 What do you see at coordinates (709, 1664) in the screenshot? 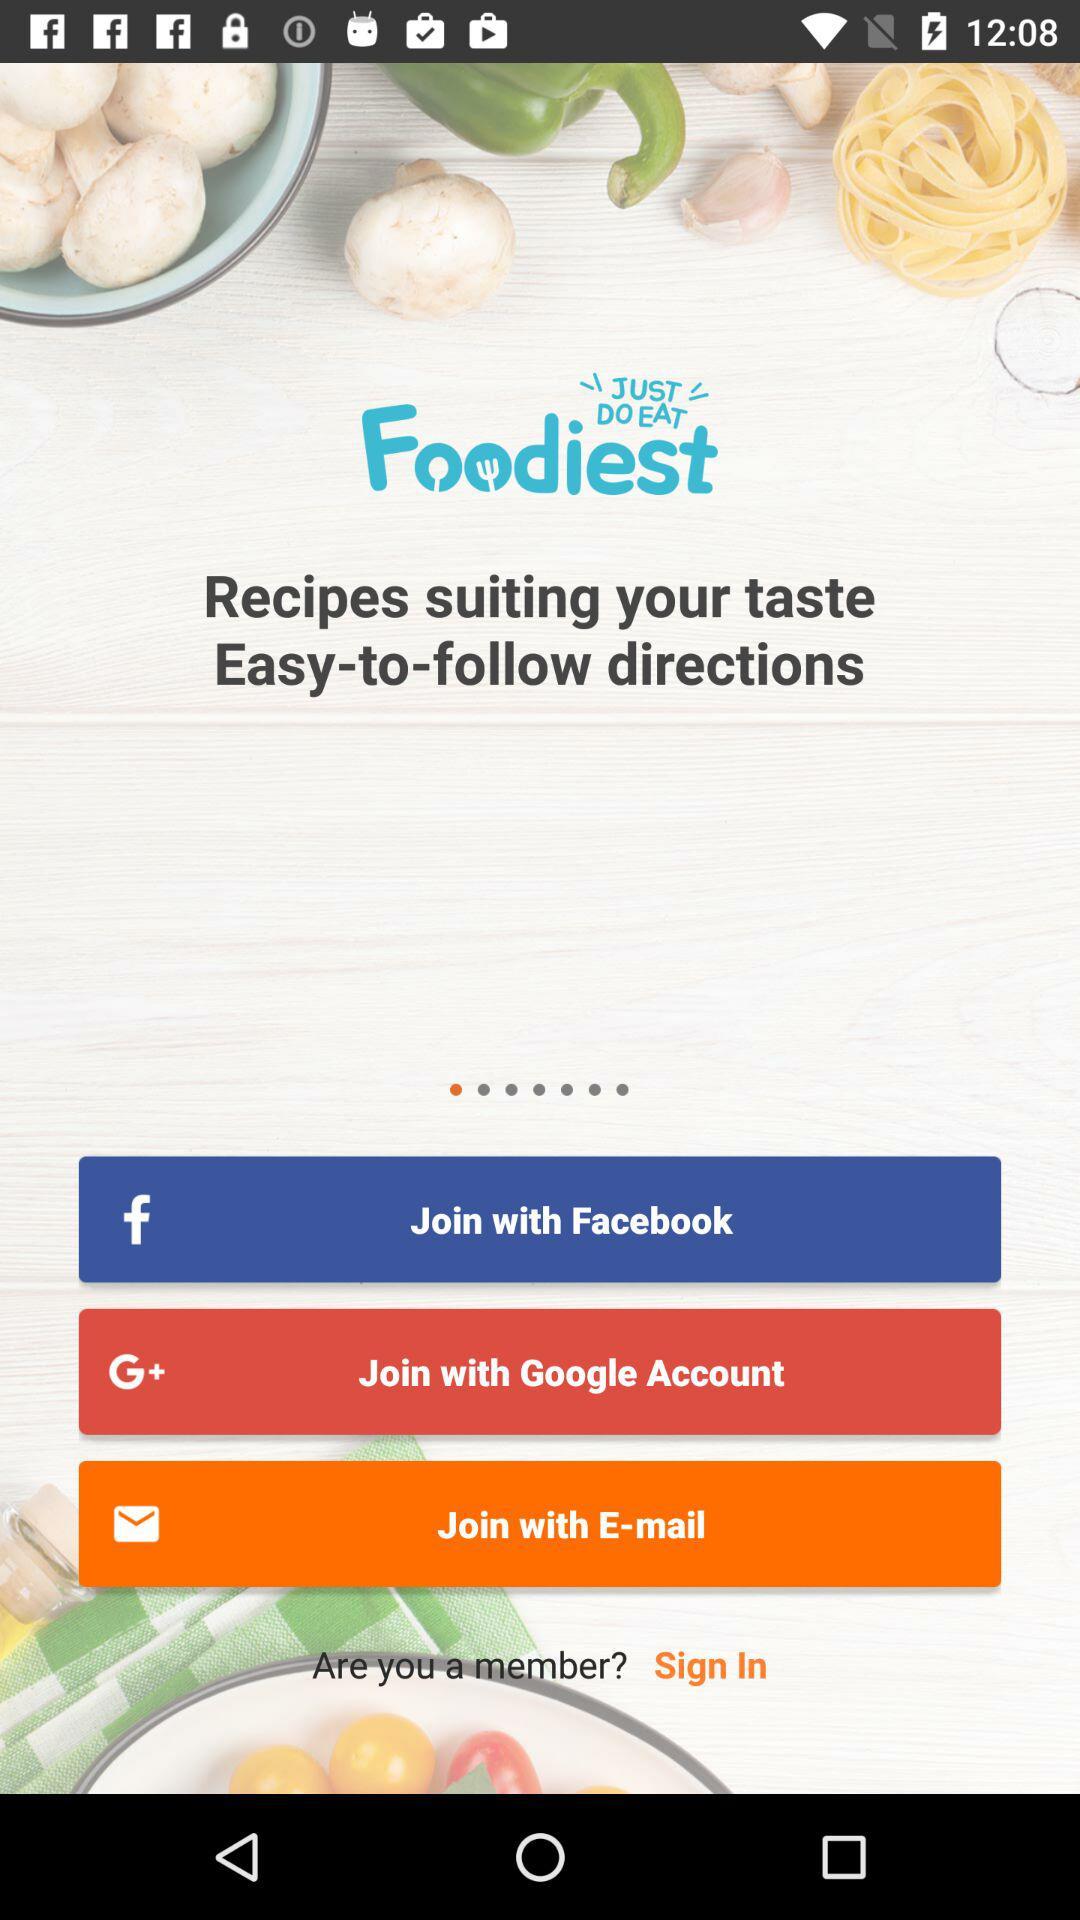
I see `item below the join with e` at bounding box center [709, 1664].